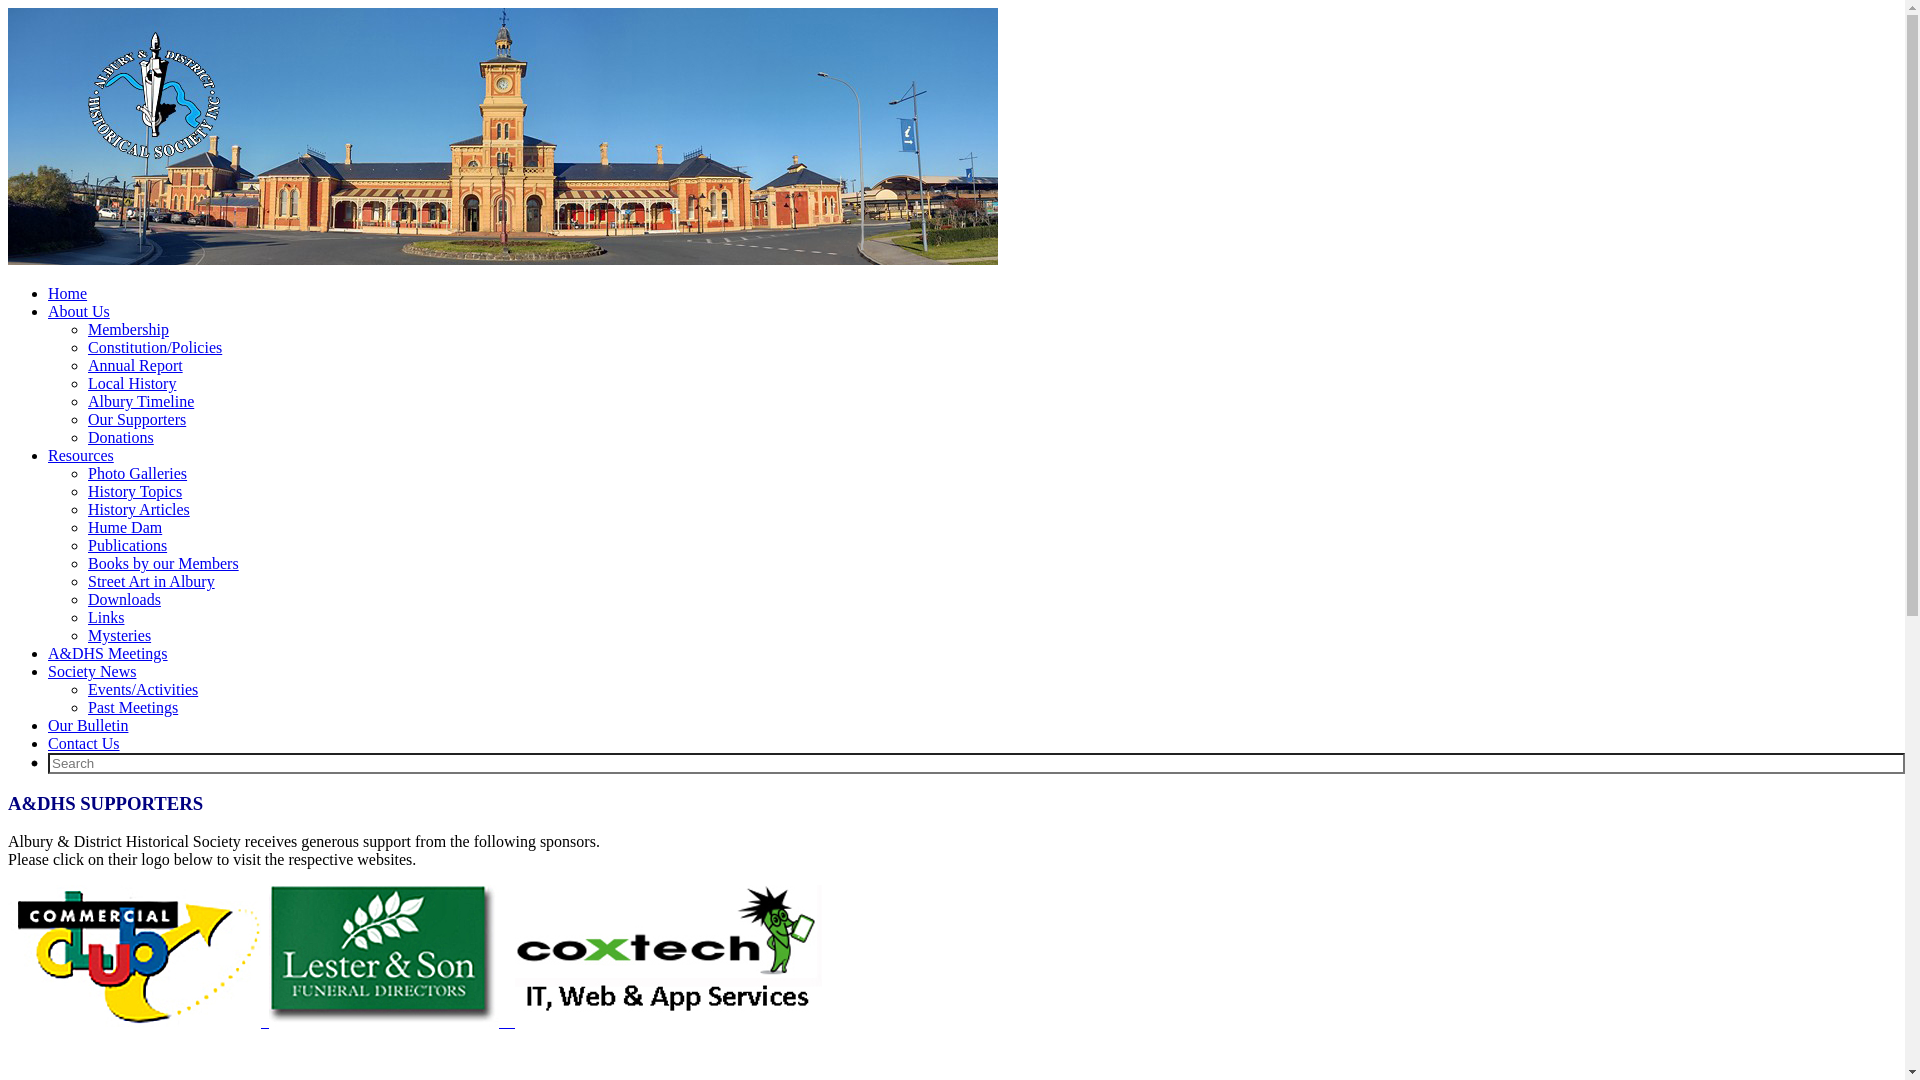 This screenshot has height=1080, width=1920. What do you see at coordinates (90, 671) in the screenshot?
I see `'Society News'` at bounding box center [90, 671].